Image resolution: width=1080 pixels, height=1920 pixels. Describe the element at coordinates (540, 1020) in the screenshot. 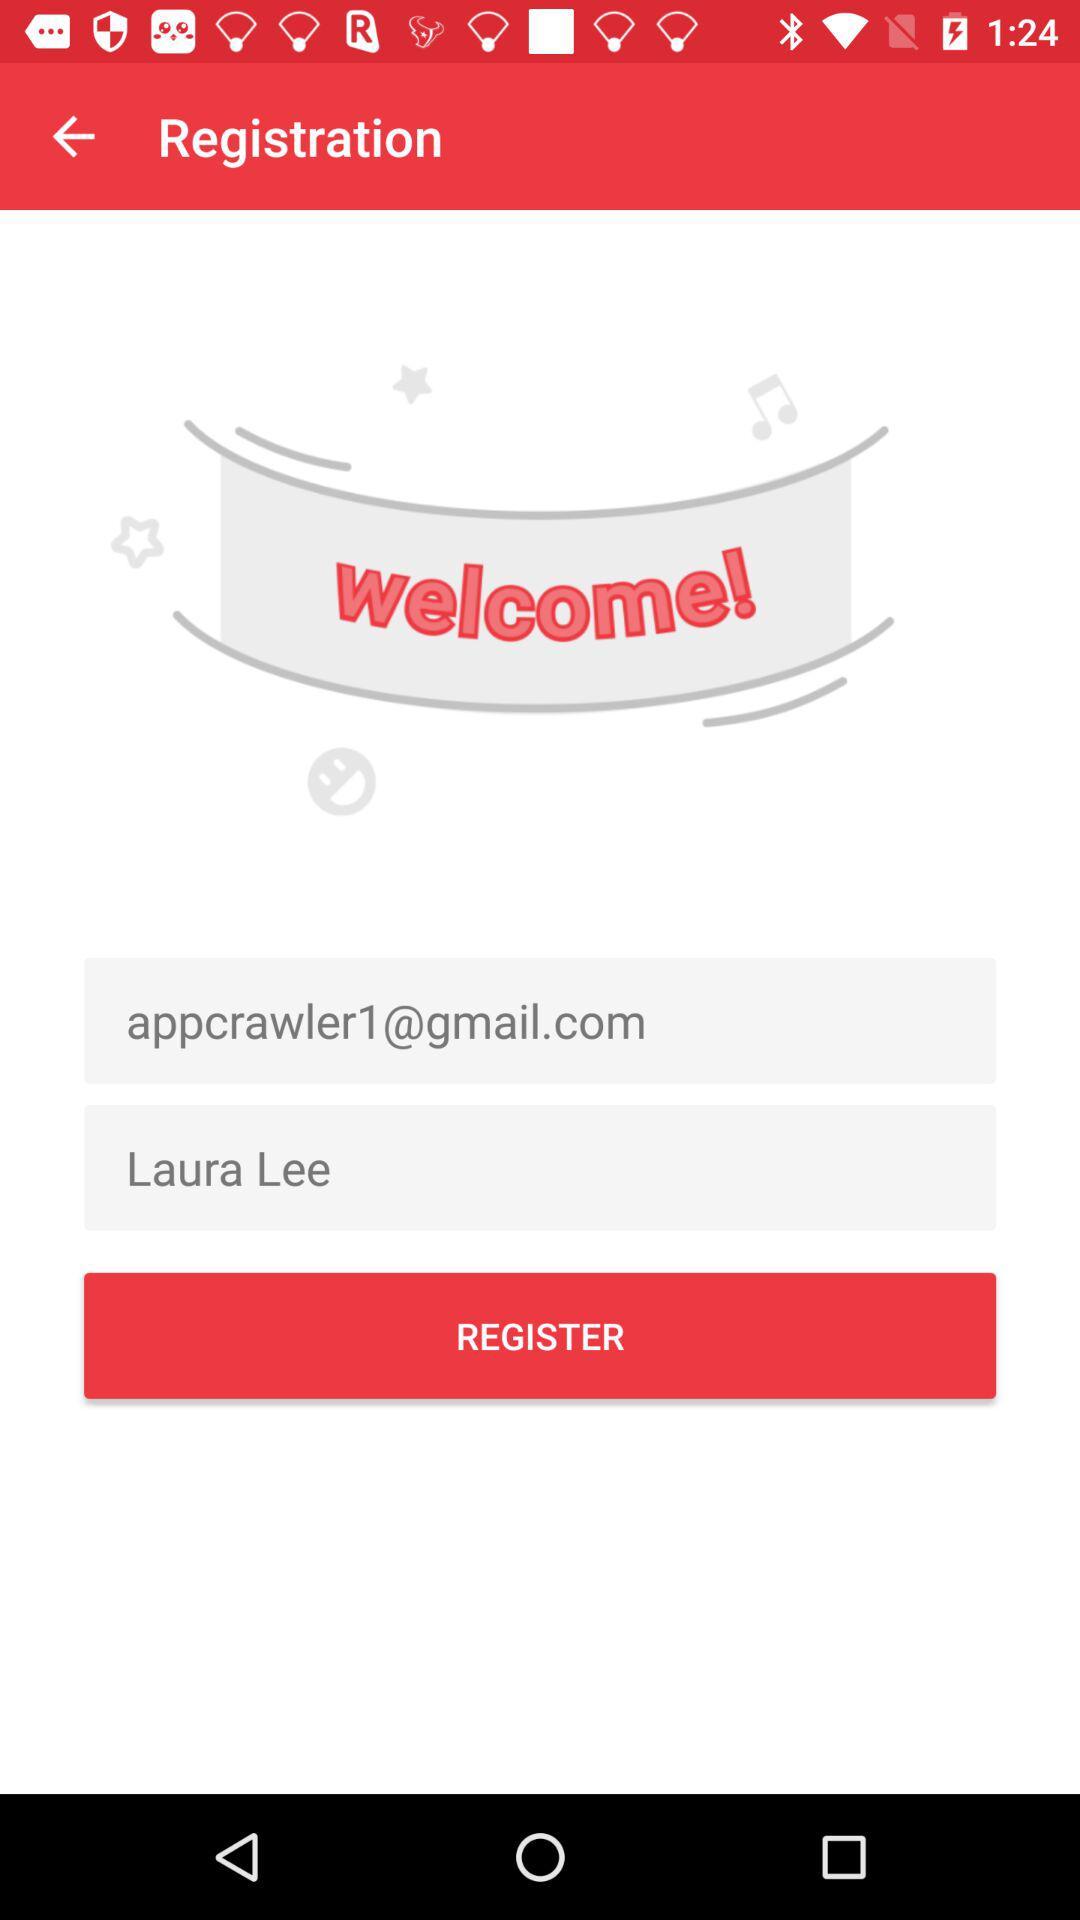

I see `the item above laura lee icon` at that location.